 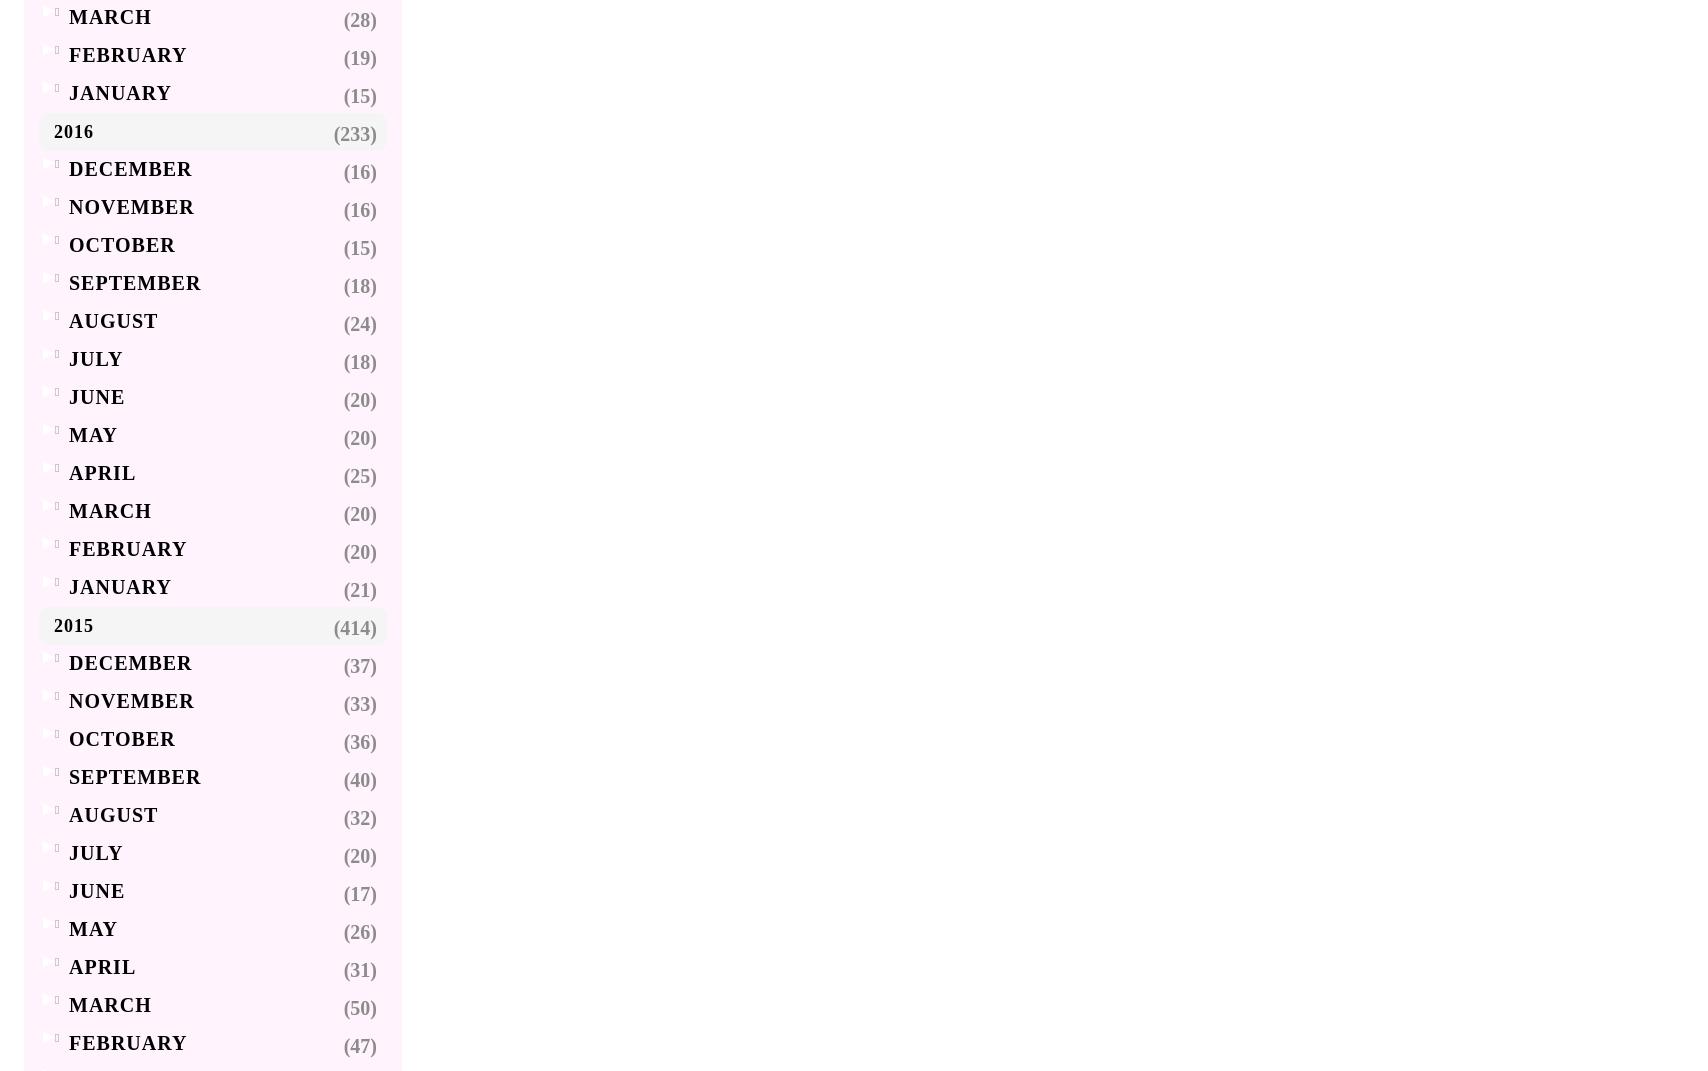 I want to click on '(33)', so click(x=360, y=703).